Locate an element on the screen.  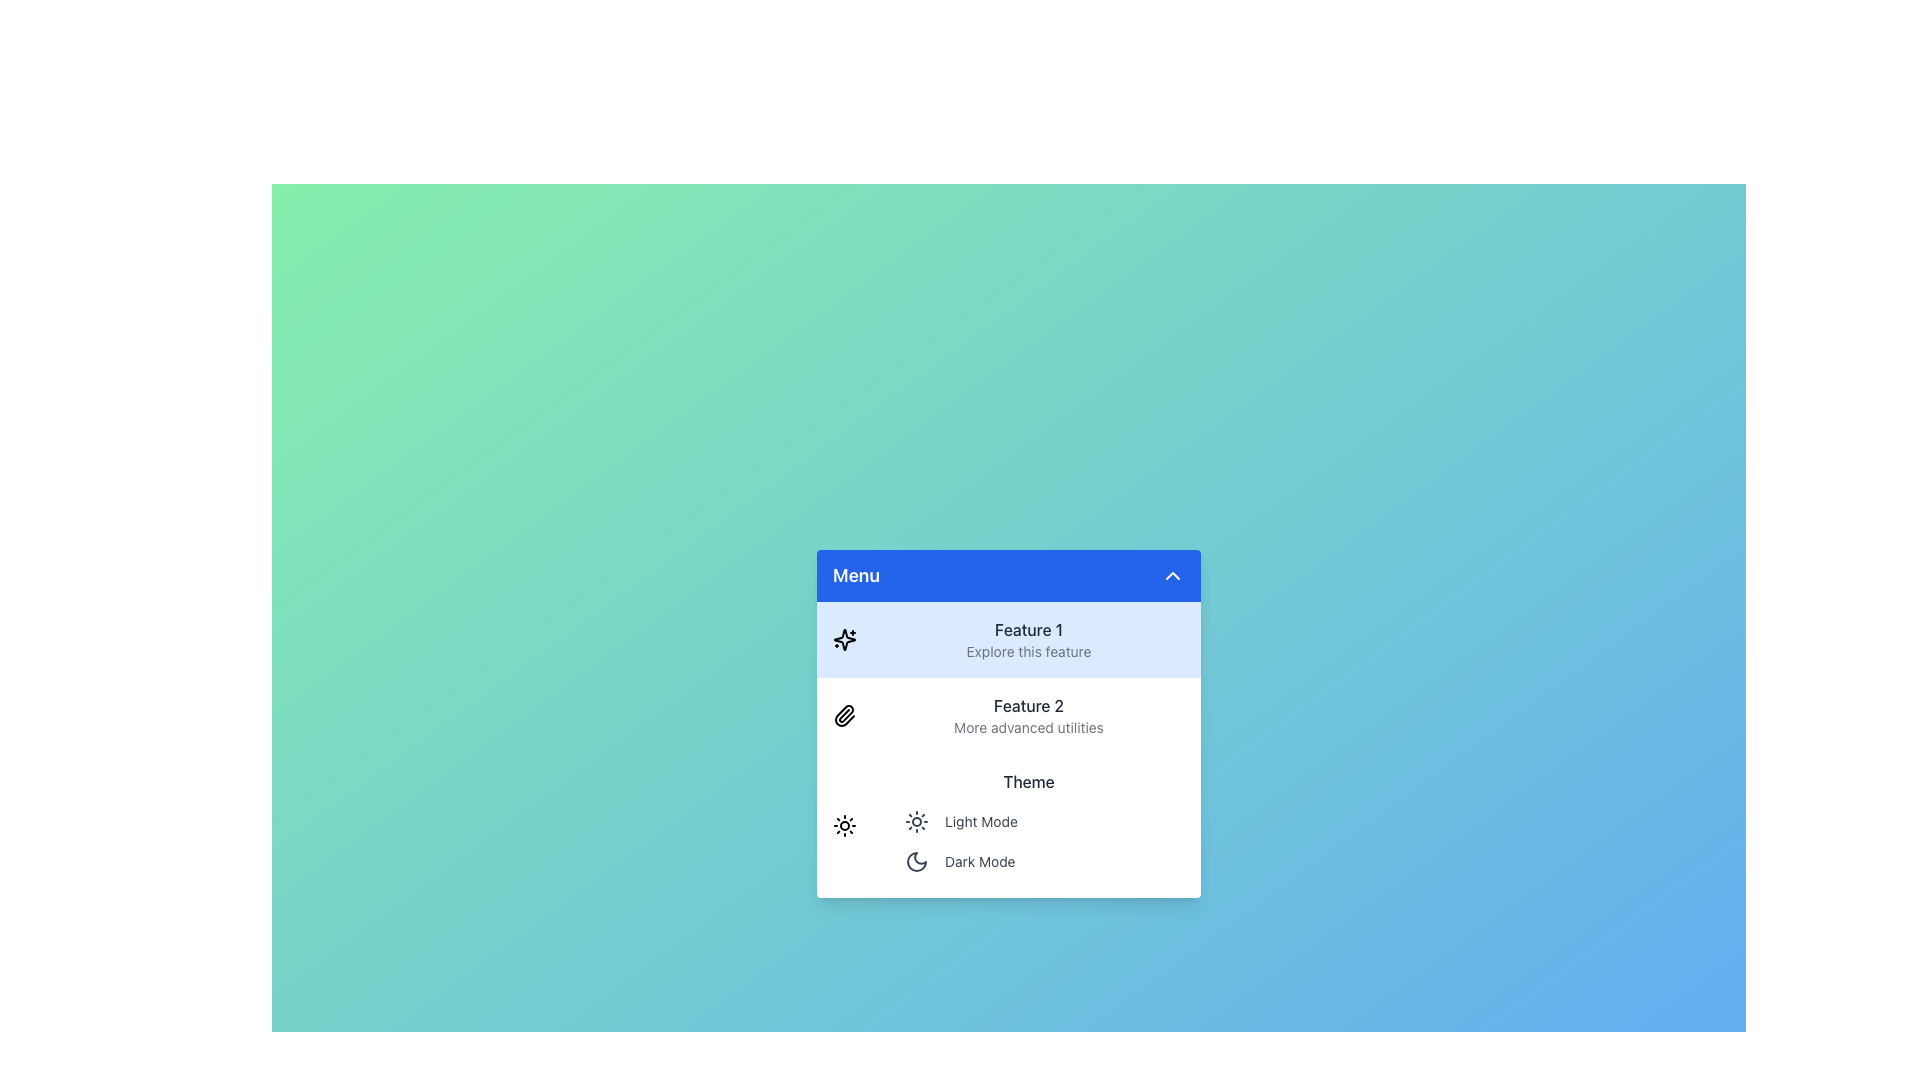
the 'Light Mode' text label located under the 'Theme' label in the menu section, adjacent to the sun icon is located at coordinates (981, 821).